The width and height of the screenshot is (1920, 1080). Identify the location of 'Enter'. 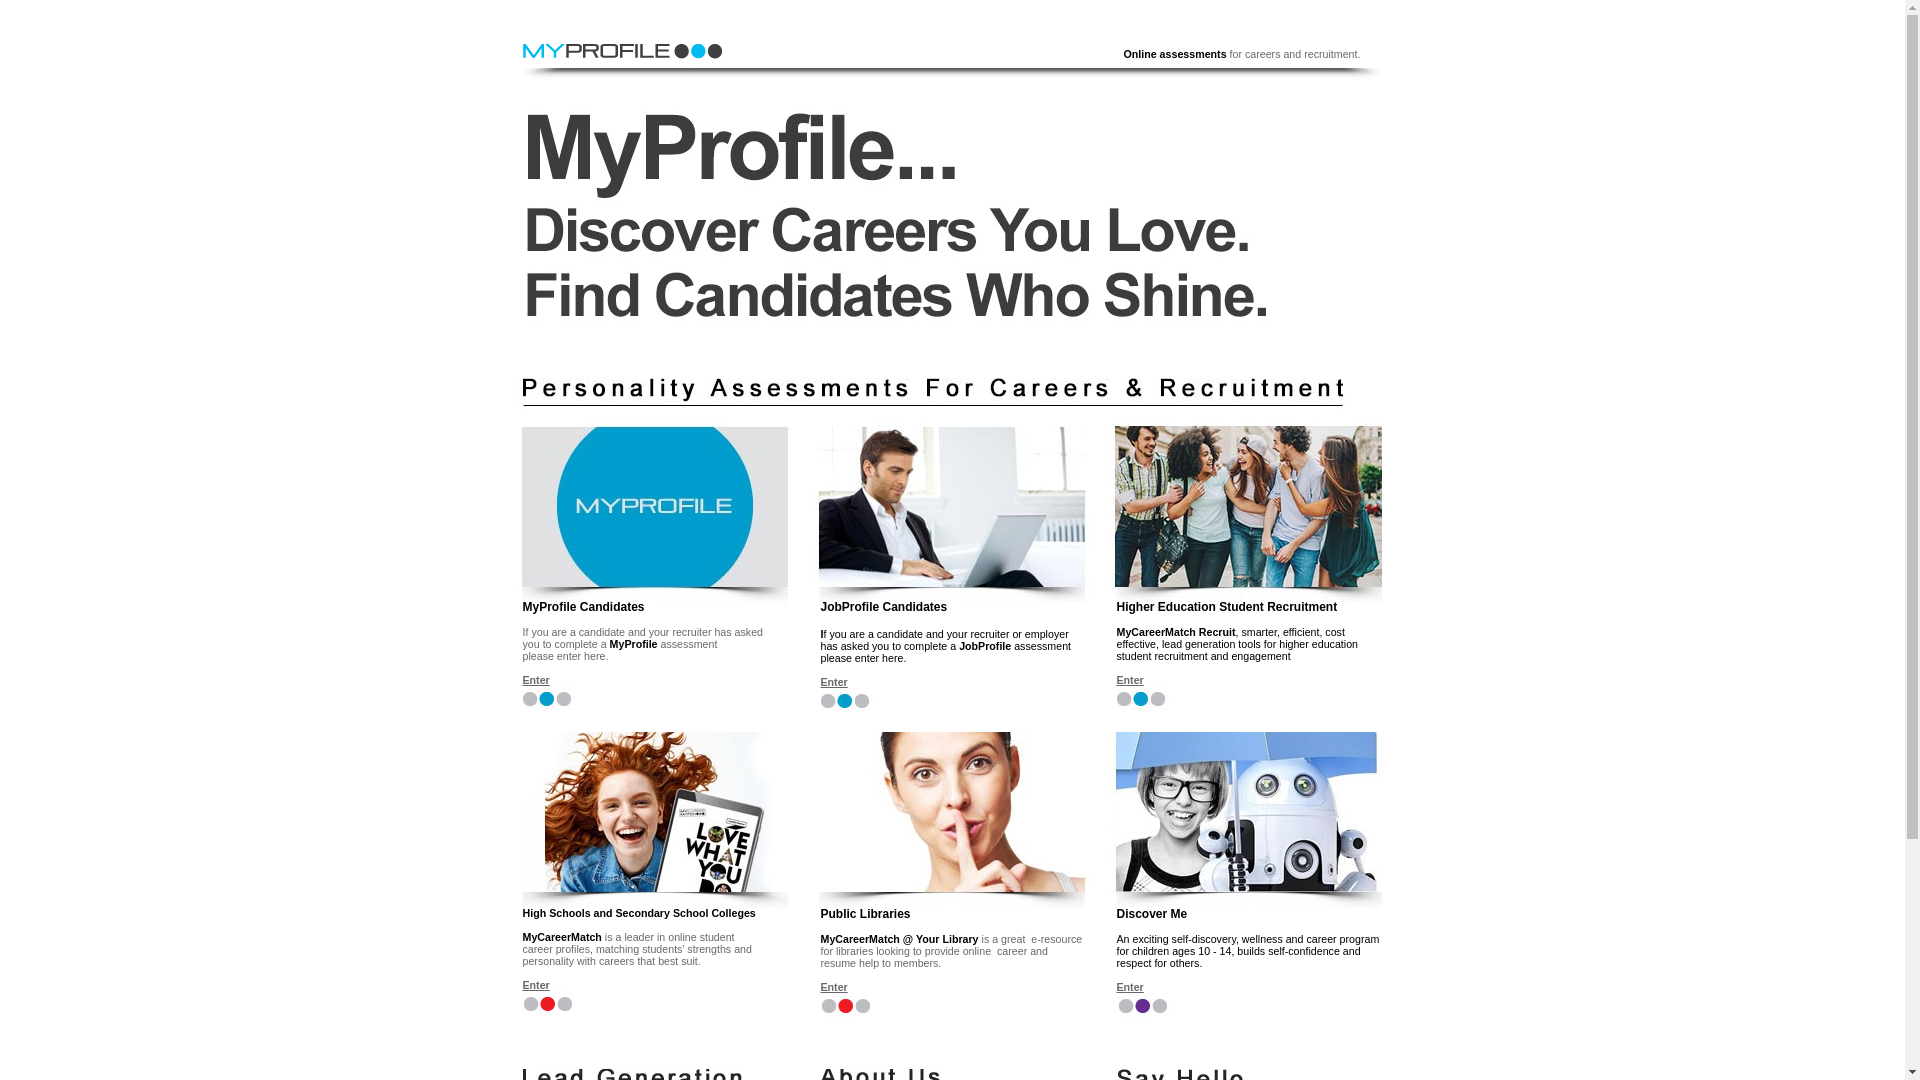
(1129, 678).